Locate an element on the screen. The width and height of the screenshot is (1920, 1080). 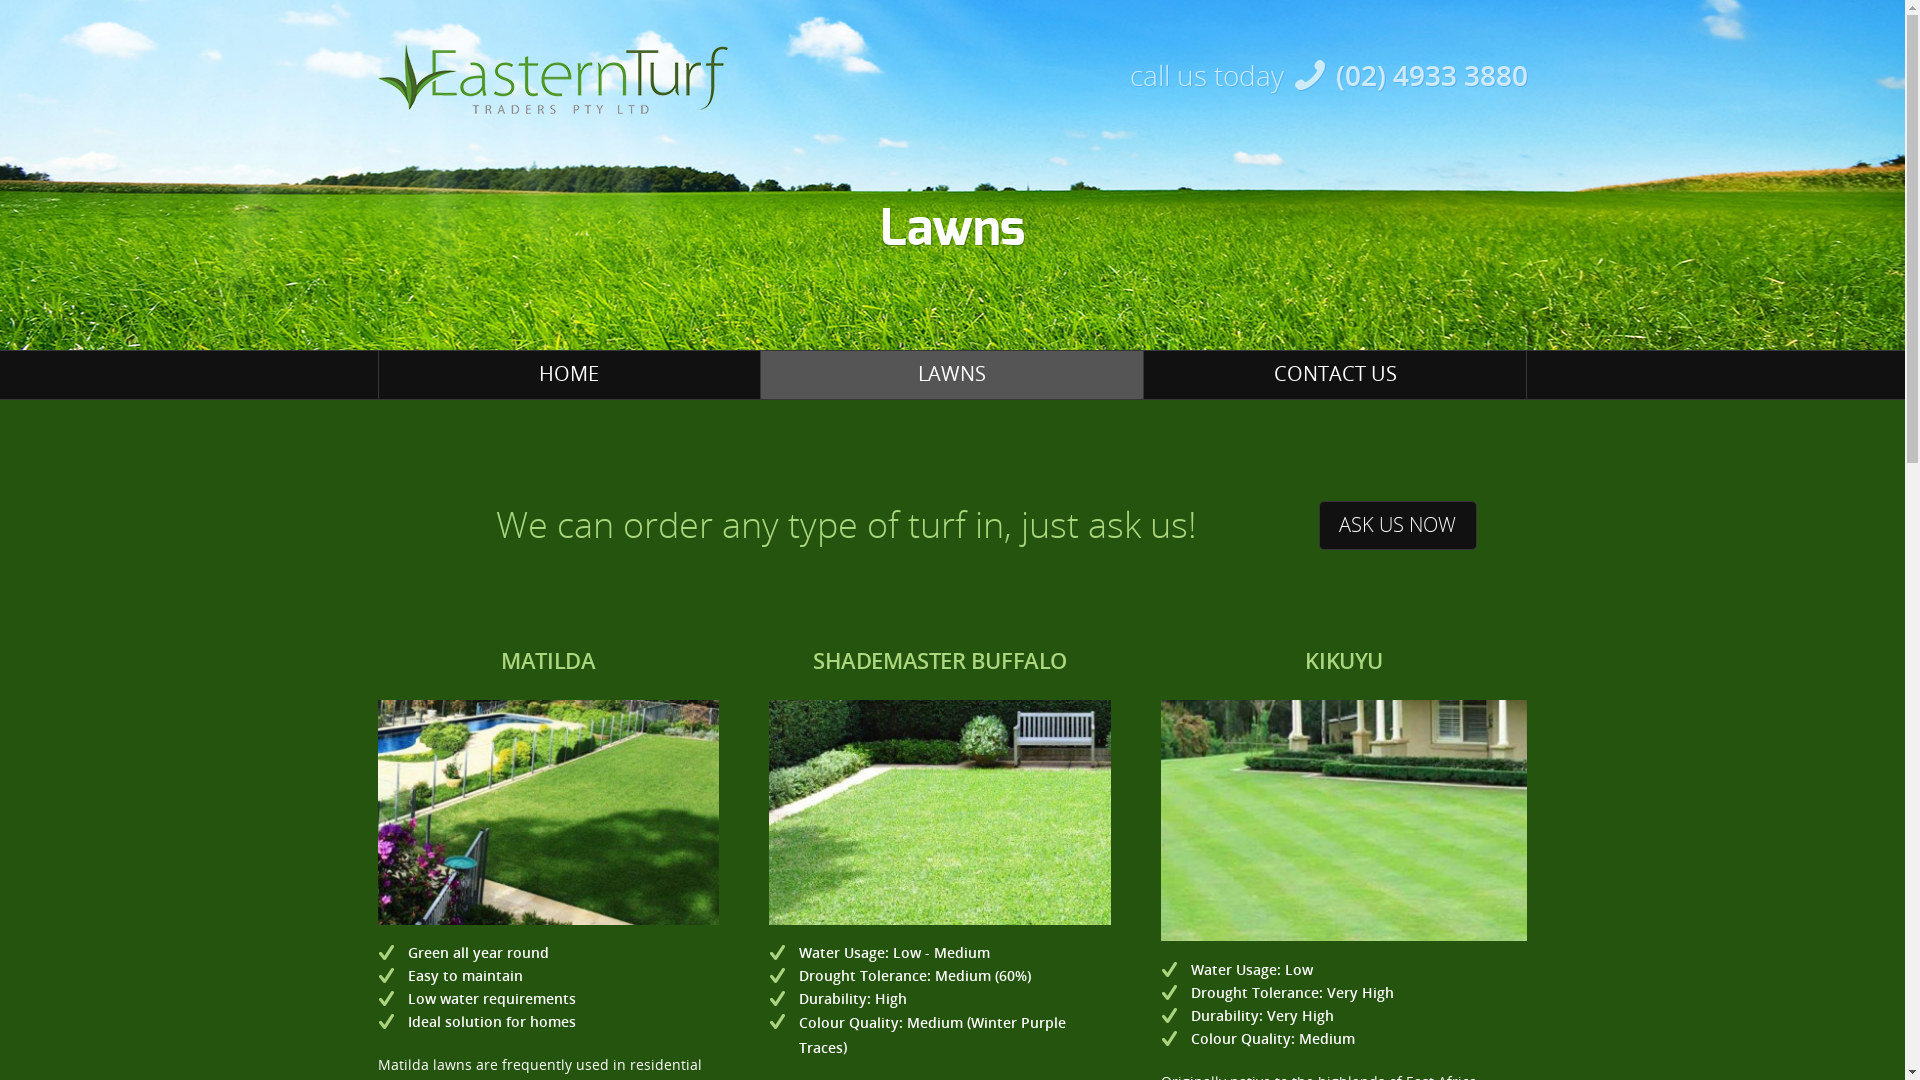
'HOME' is located at coordinates (567, 374).